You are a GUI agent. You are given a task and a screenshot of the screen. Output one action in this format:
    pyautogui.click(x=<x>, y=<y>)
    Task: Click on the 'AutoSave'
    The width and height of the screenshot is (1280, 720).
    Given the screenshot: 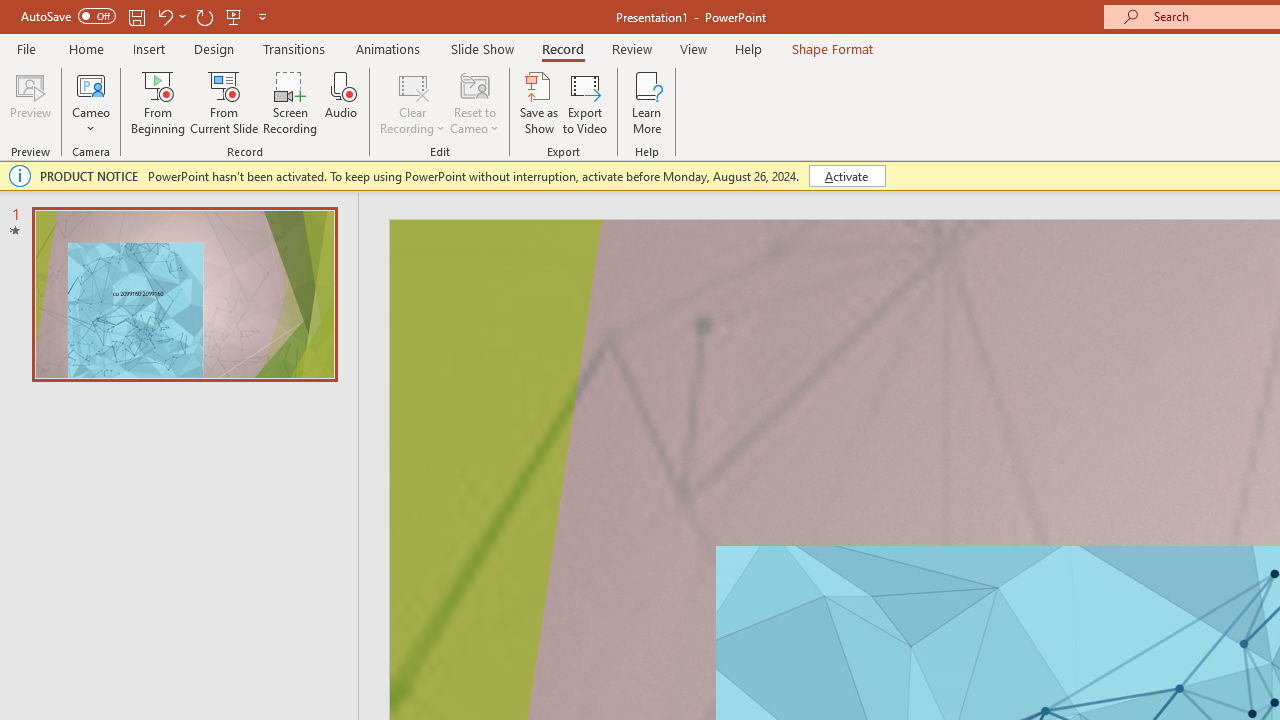 What is the action you would take?
    pyautogui.click(x=68, y=16)
    